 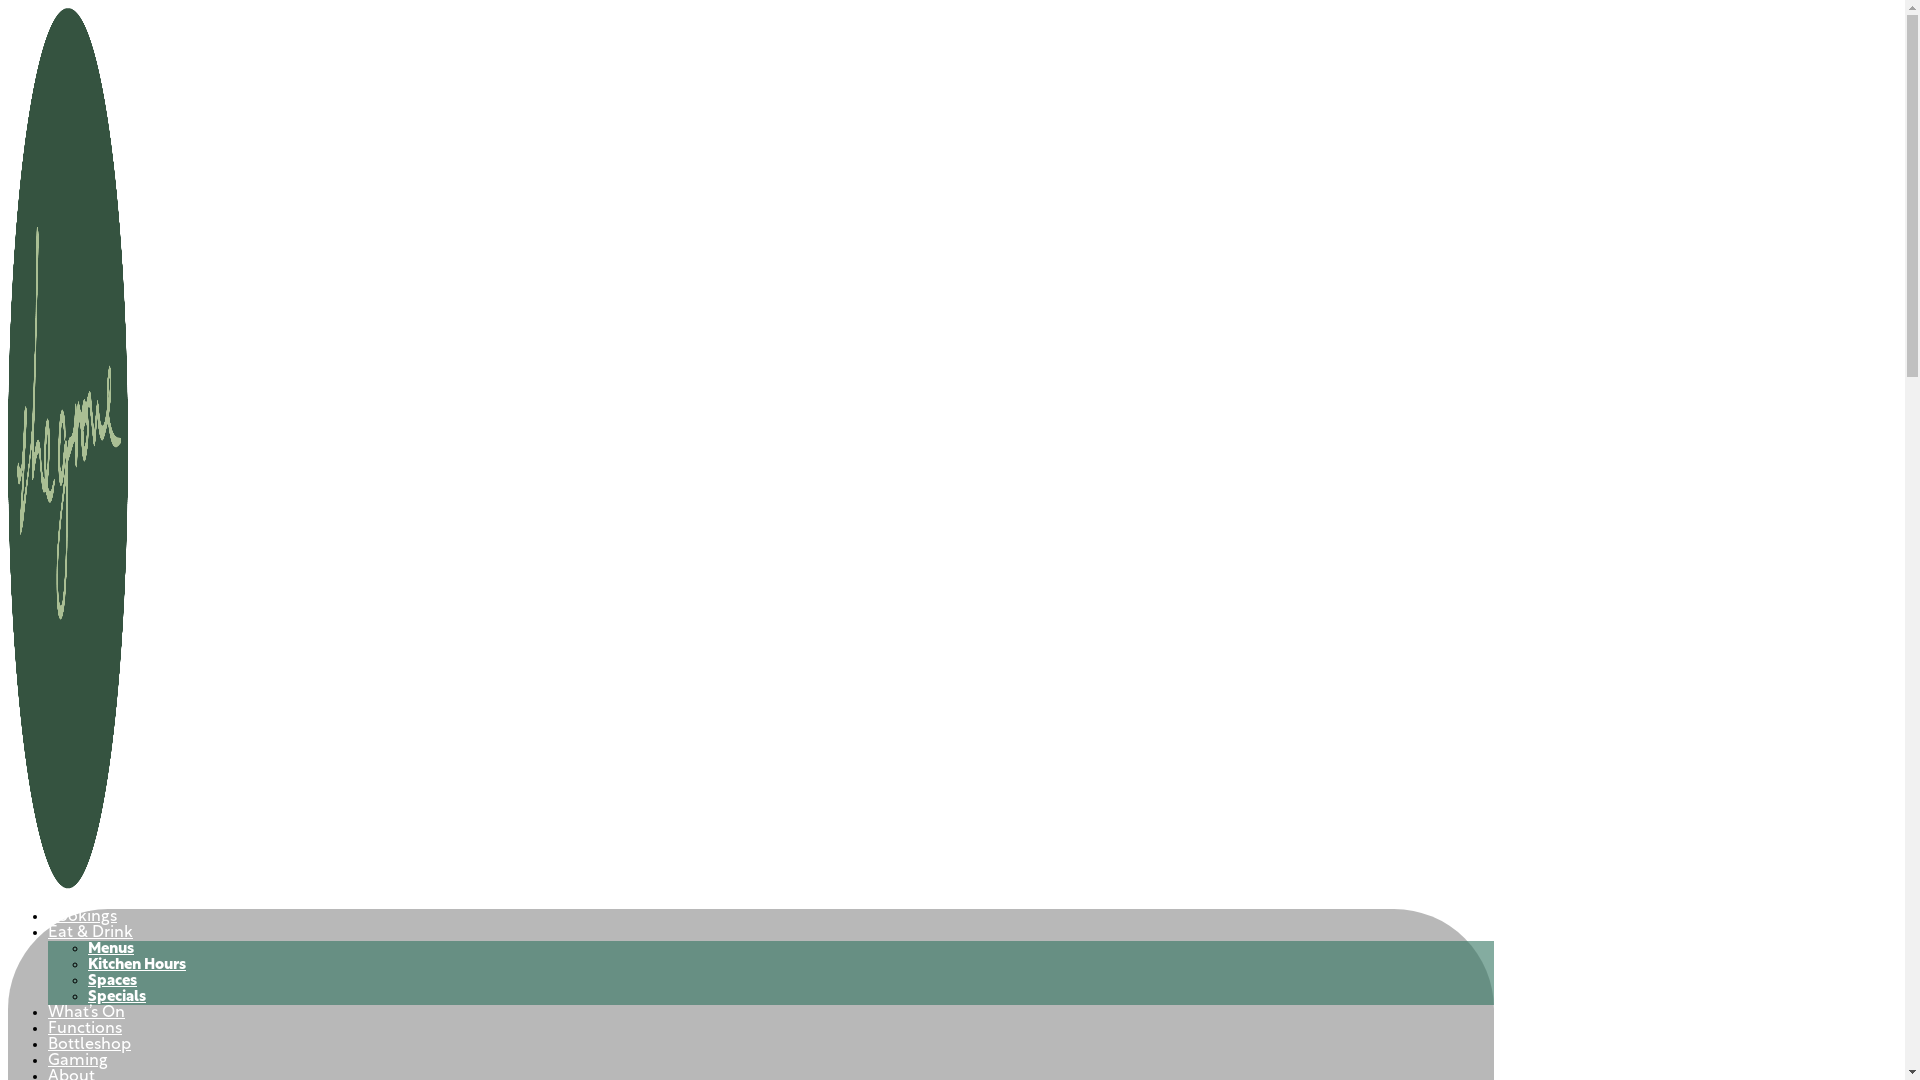 What do you see at coordinates (86, 964) in the screenshot?
I see `'Kitchen Hours'` at bounding box center [86, 964].